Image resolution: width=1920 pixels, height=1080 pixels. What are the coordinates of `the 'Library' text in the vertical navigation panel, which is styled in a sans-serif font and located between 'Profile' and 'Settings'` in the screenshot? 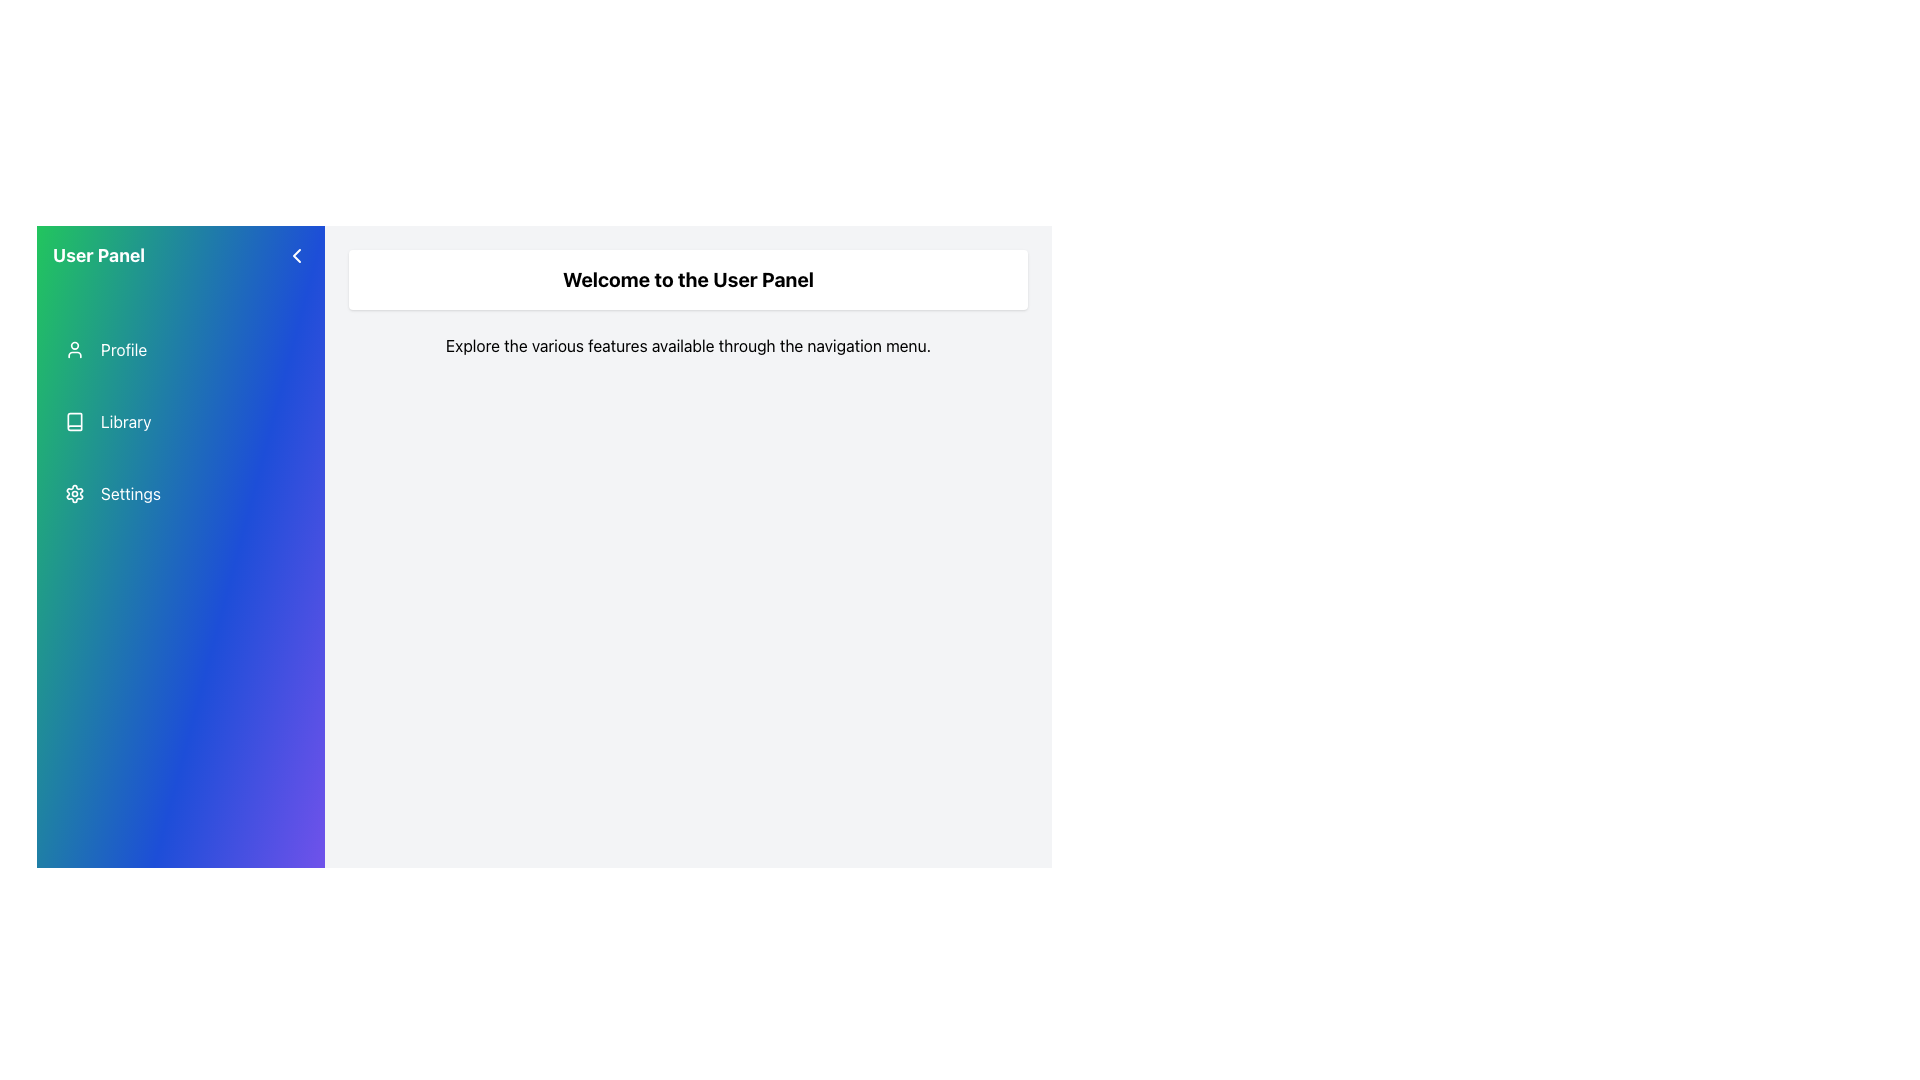 It's located at (125, 420).